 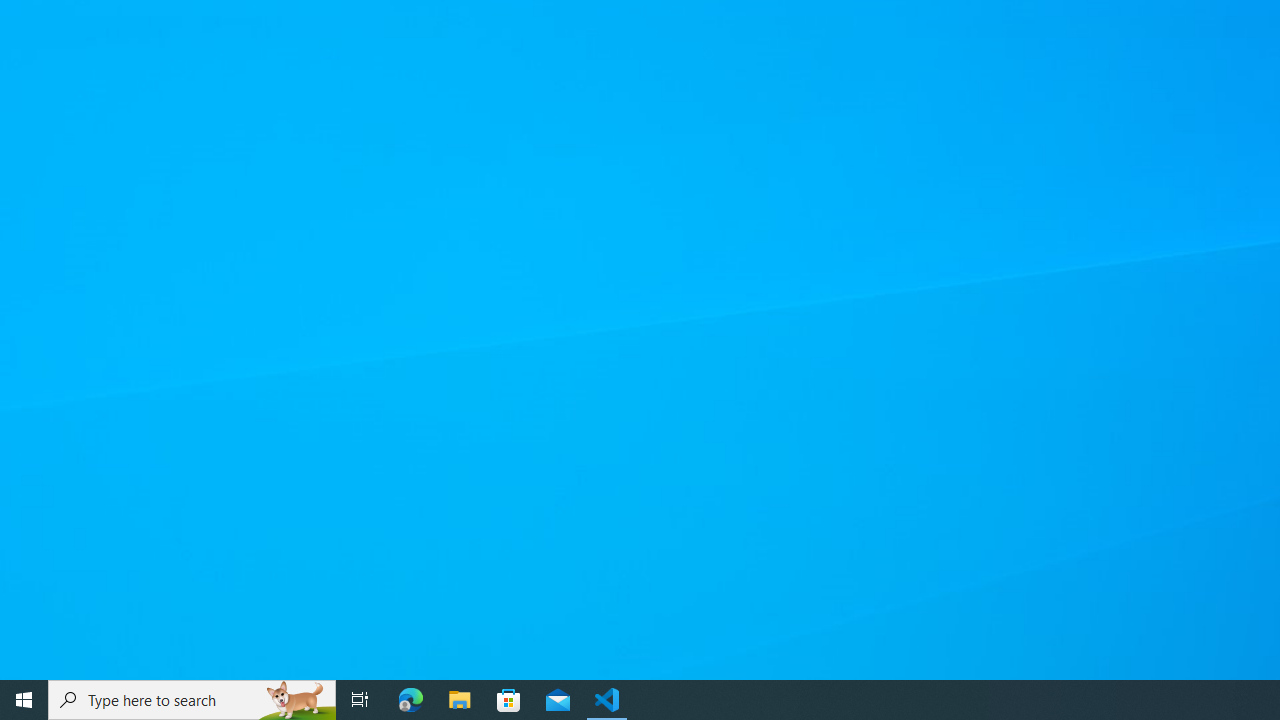 What do you see at coordinates (359, 698) in the screenshot?
I see `'Task View'` at bounding box center [359, 698].